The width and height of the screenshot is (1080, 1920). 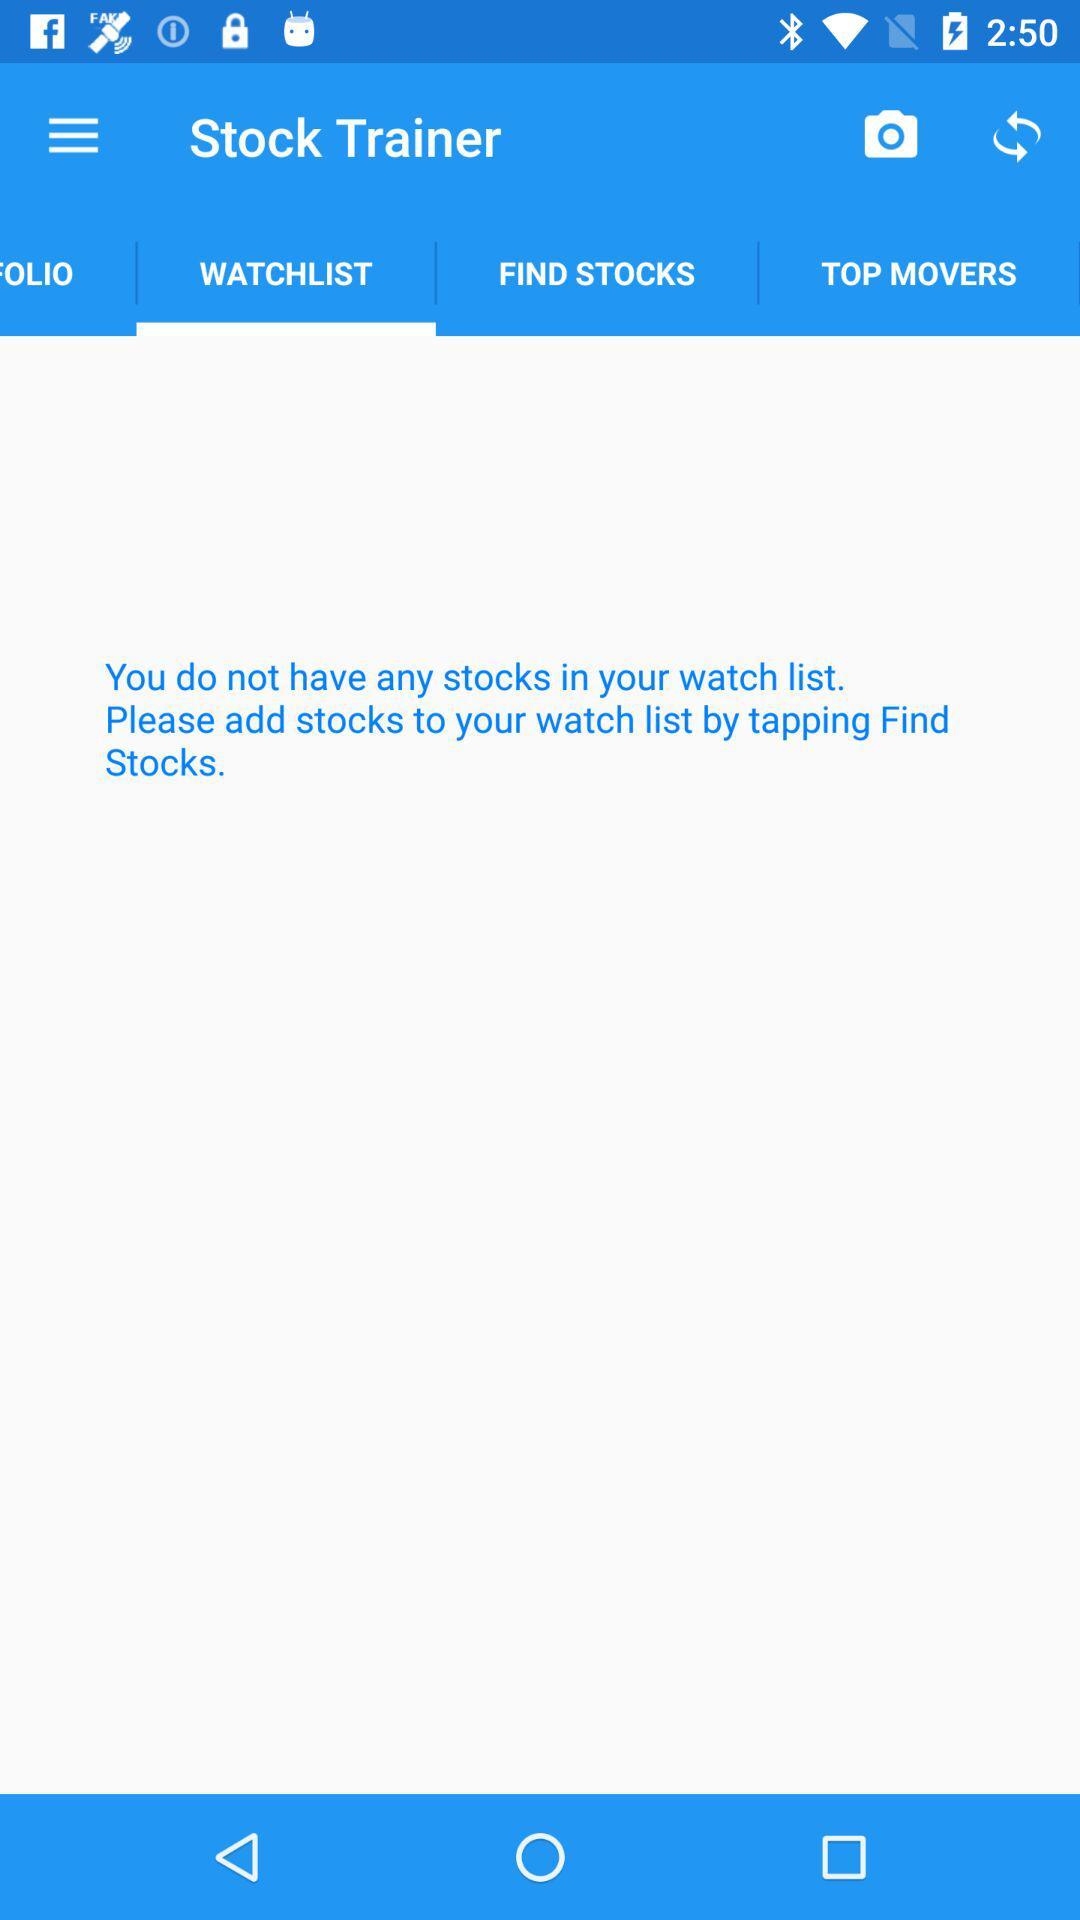 I want to click on the item next to the find stocks app, so click(x=286, y=272).